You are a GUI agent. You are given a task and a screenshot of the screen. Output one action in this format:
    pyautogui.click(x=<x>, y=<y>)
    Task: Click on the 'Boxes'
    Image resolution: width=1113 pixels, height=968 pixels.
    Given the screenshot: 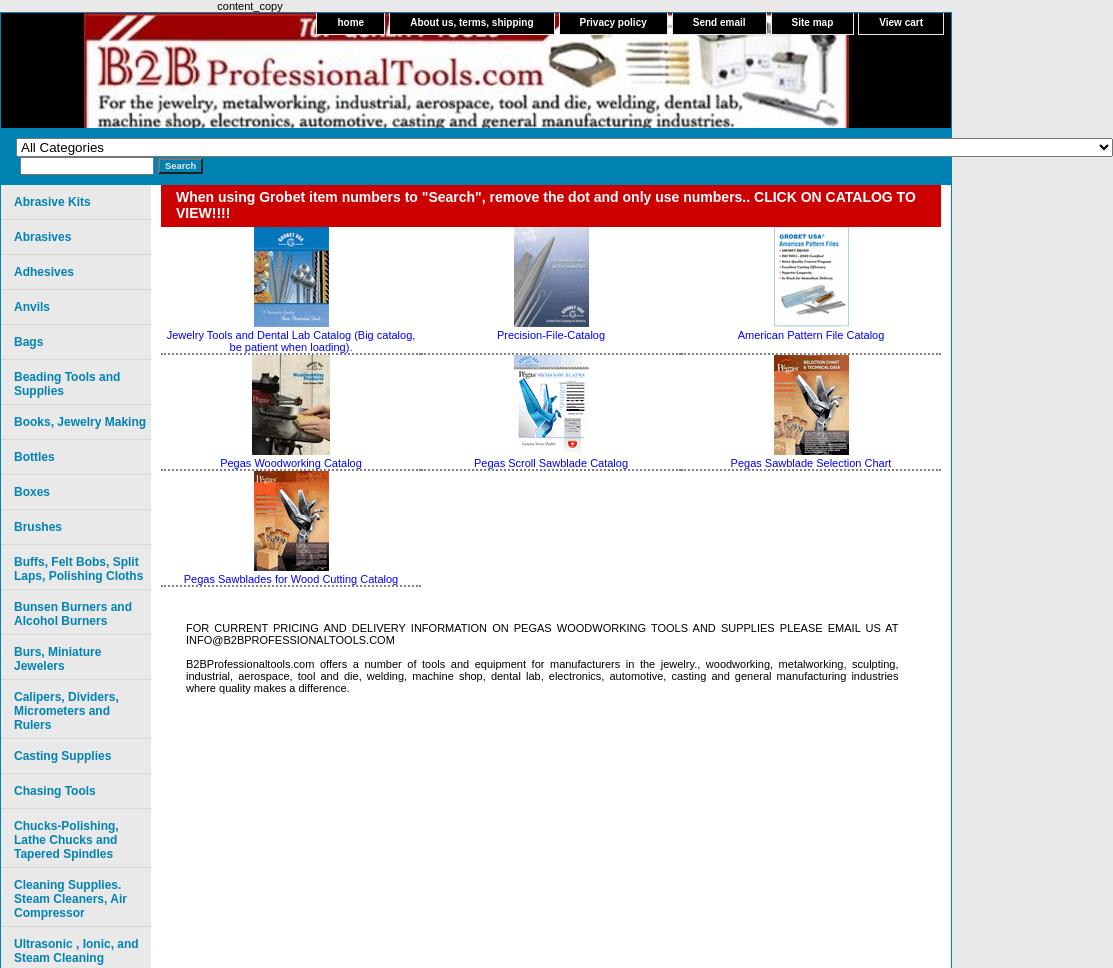 What is the action you would take?
    pyautogui.click(x=32, y=492)
    